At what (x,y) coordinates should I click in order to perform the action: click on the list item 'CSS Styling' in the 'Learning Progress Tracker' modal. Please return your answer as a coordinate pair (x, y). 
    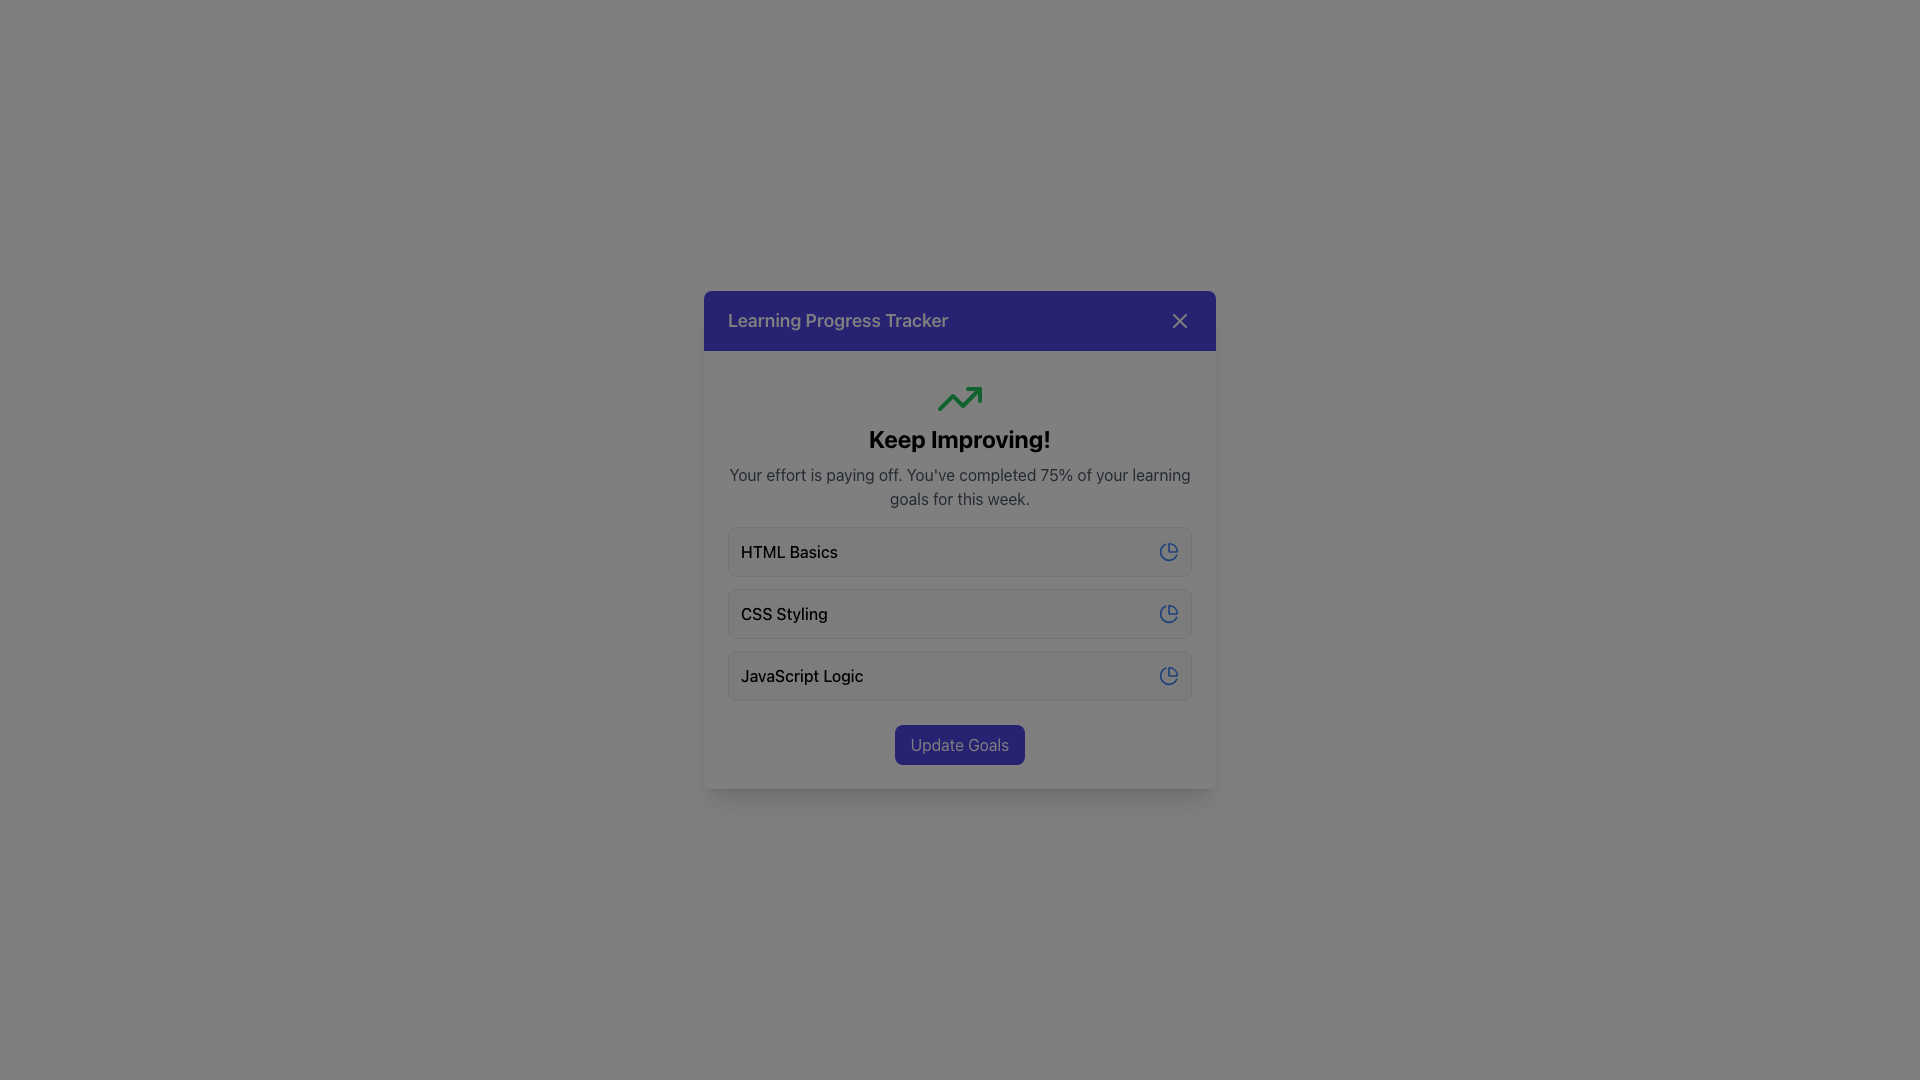
    Looking at the image, I should click on (960, 612).